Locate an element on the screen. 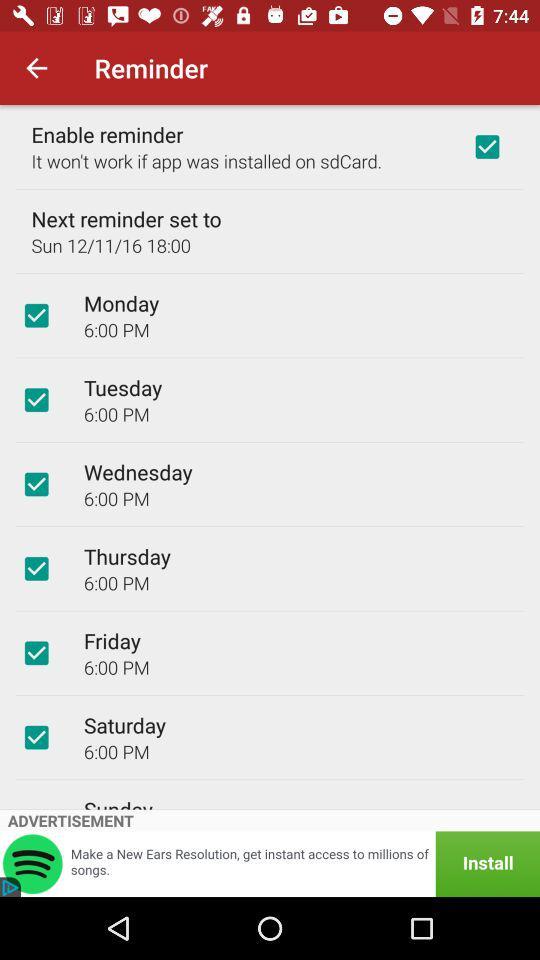  the icon to the left of the reminder is located at coordinates (36, 68).